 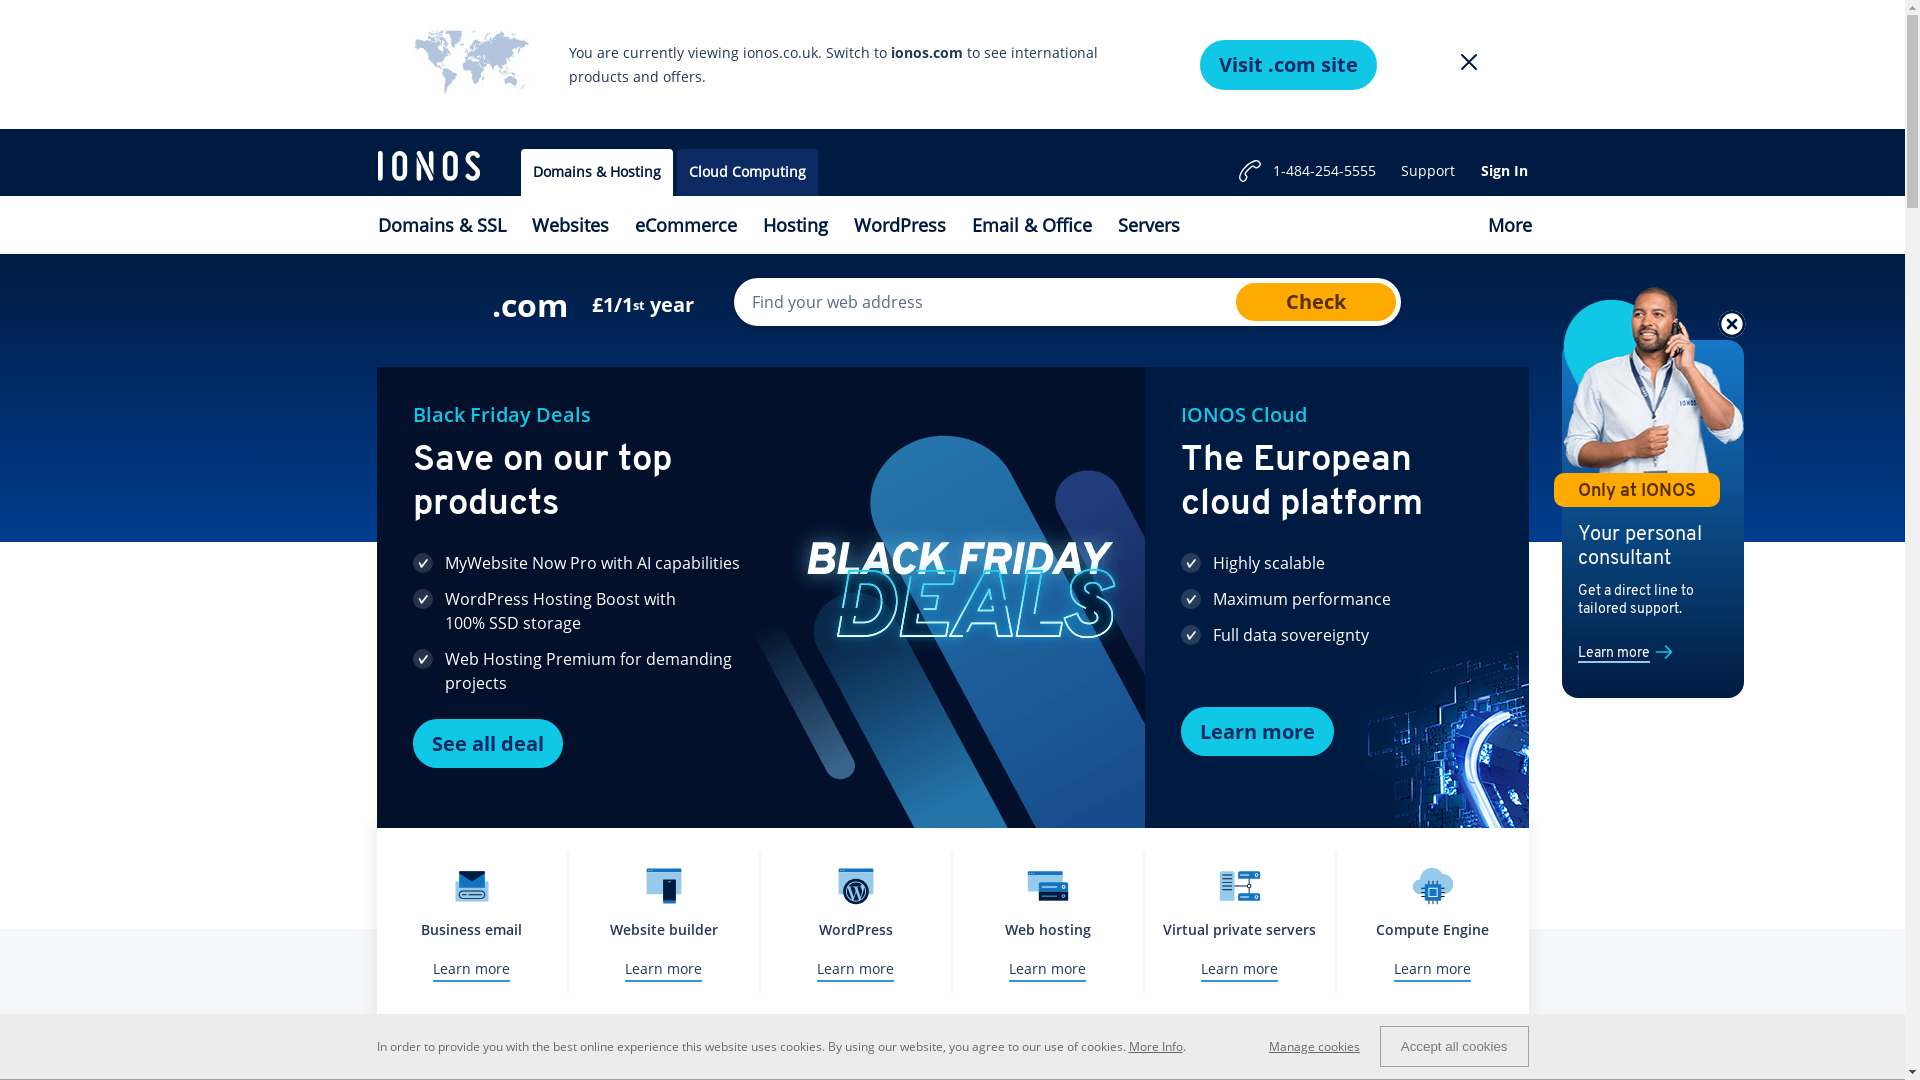 I want to click on 'eCommerce', so click(x=686, y=224).